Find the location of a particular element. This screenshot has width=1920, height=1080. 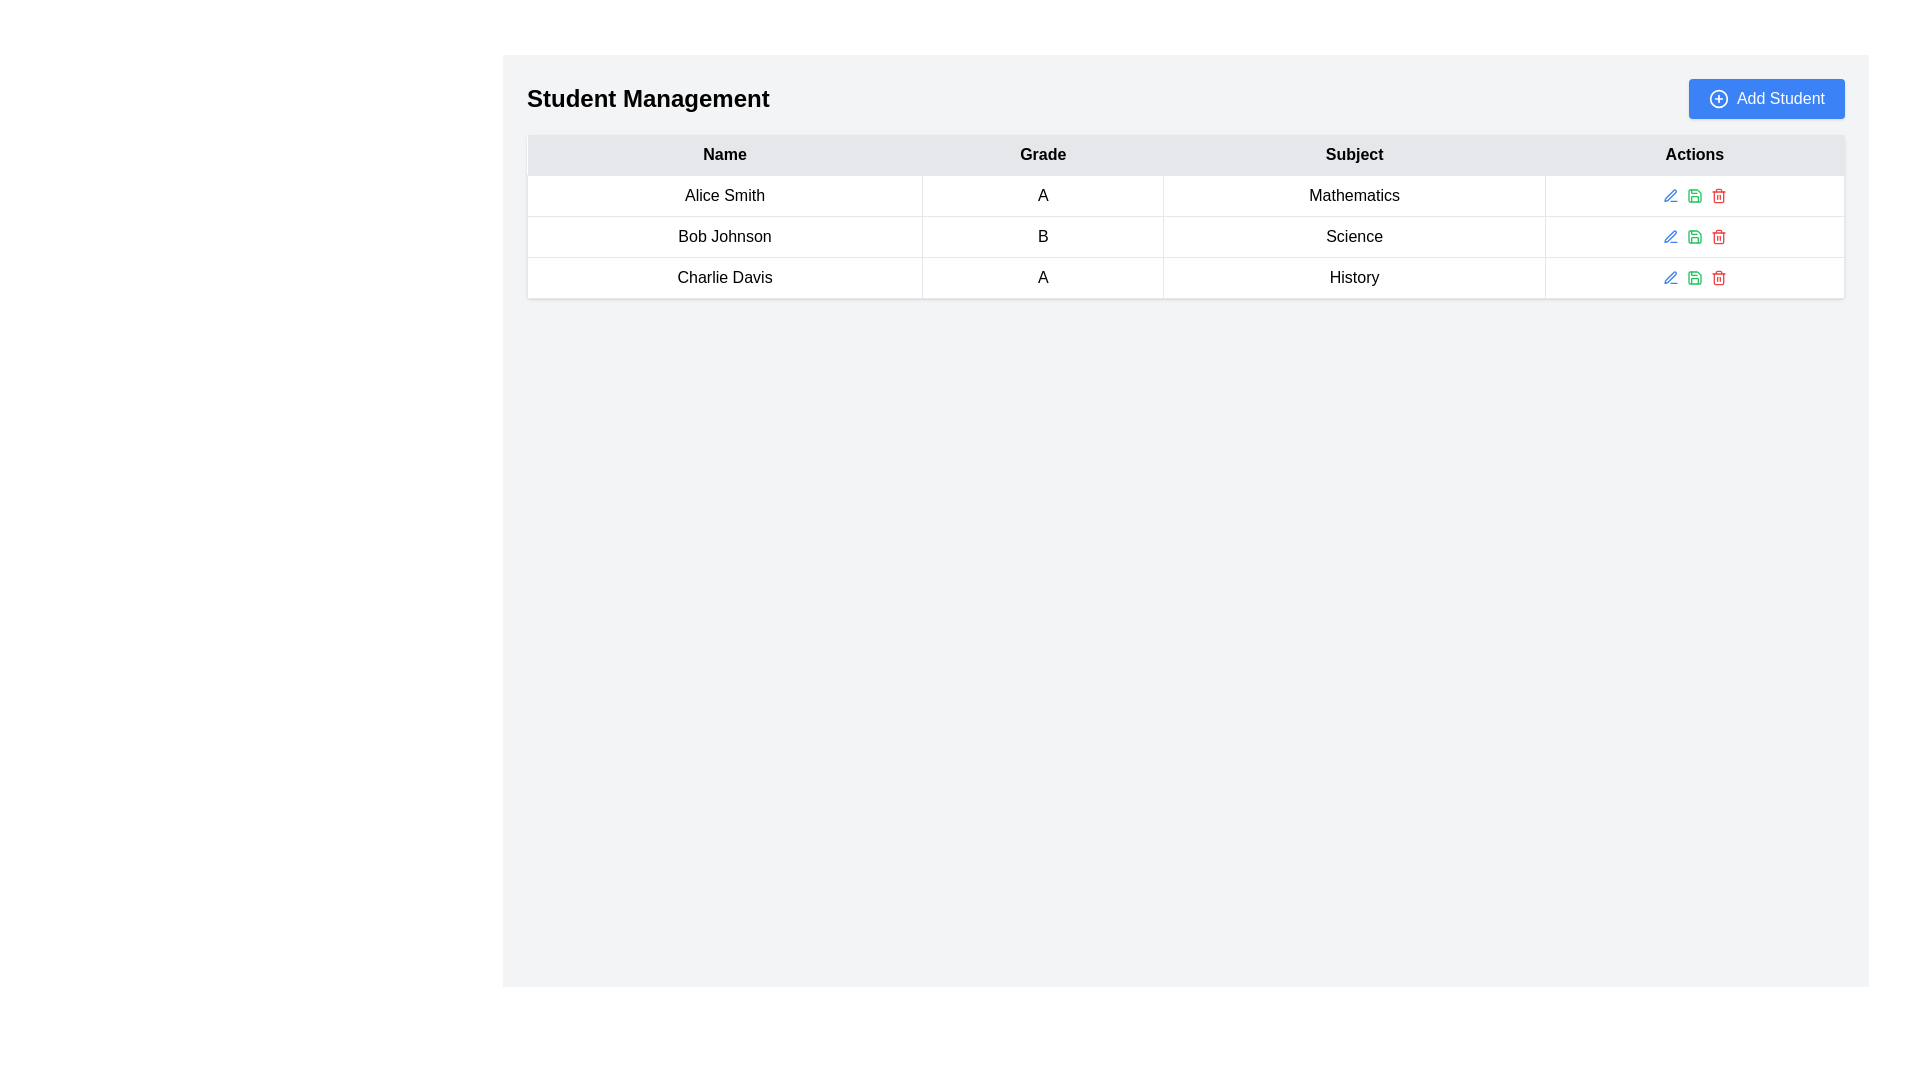

the text element displaying the grade 'A' for the student 'Charlie Davis', located in the second cell under the 'Grade' column of the student management table is located at coordinates (1042, 277).